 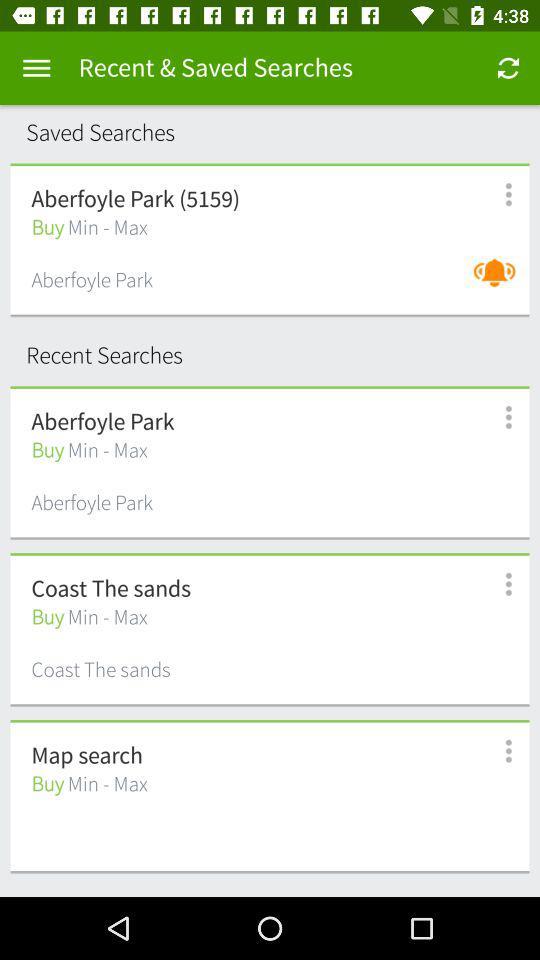 I want to click on menu options, so click(x=496, y=194).